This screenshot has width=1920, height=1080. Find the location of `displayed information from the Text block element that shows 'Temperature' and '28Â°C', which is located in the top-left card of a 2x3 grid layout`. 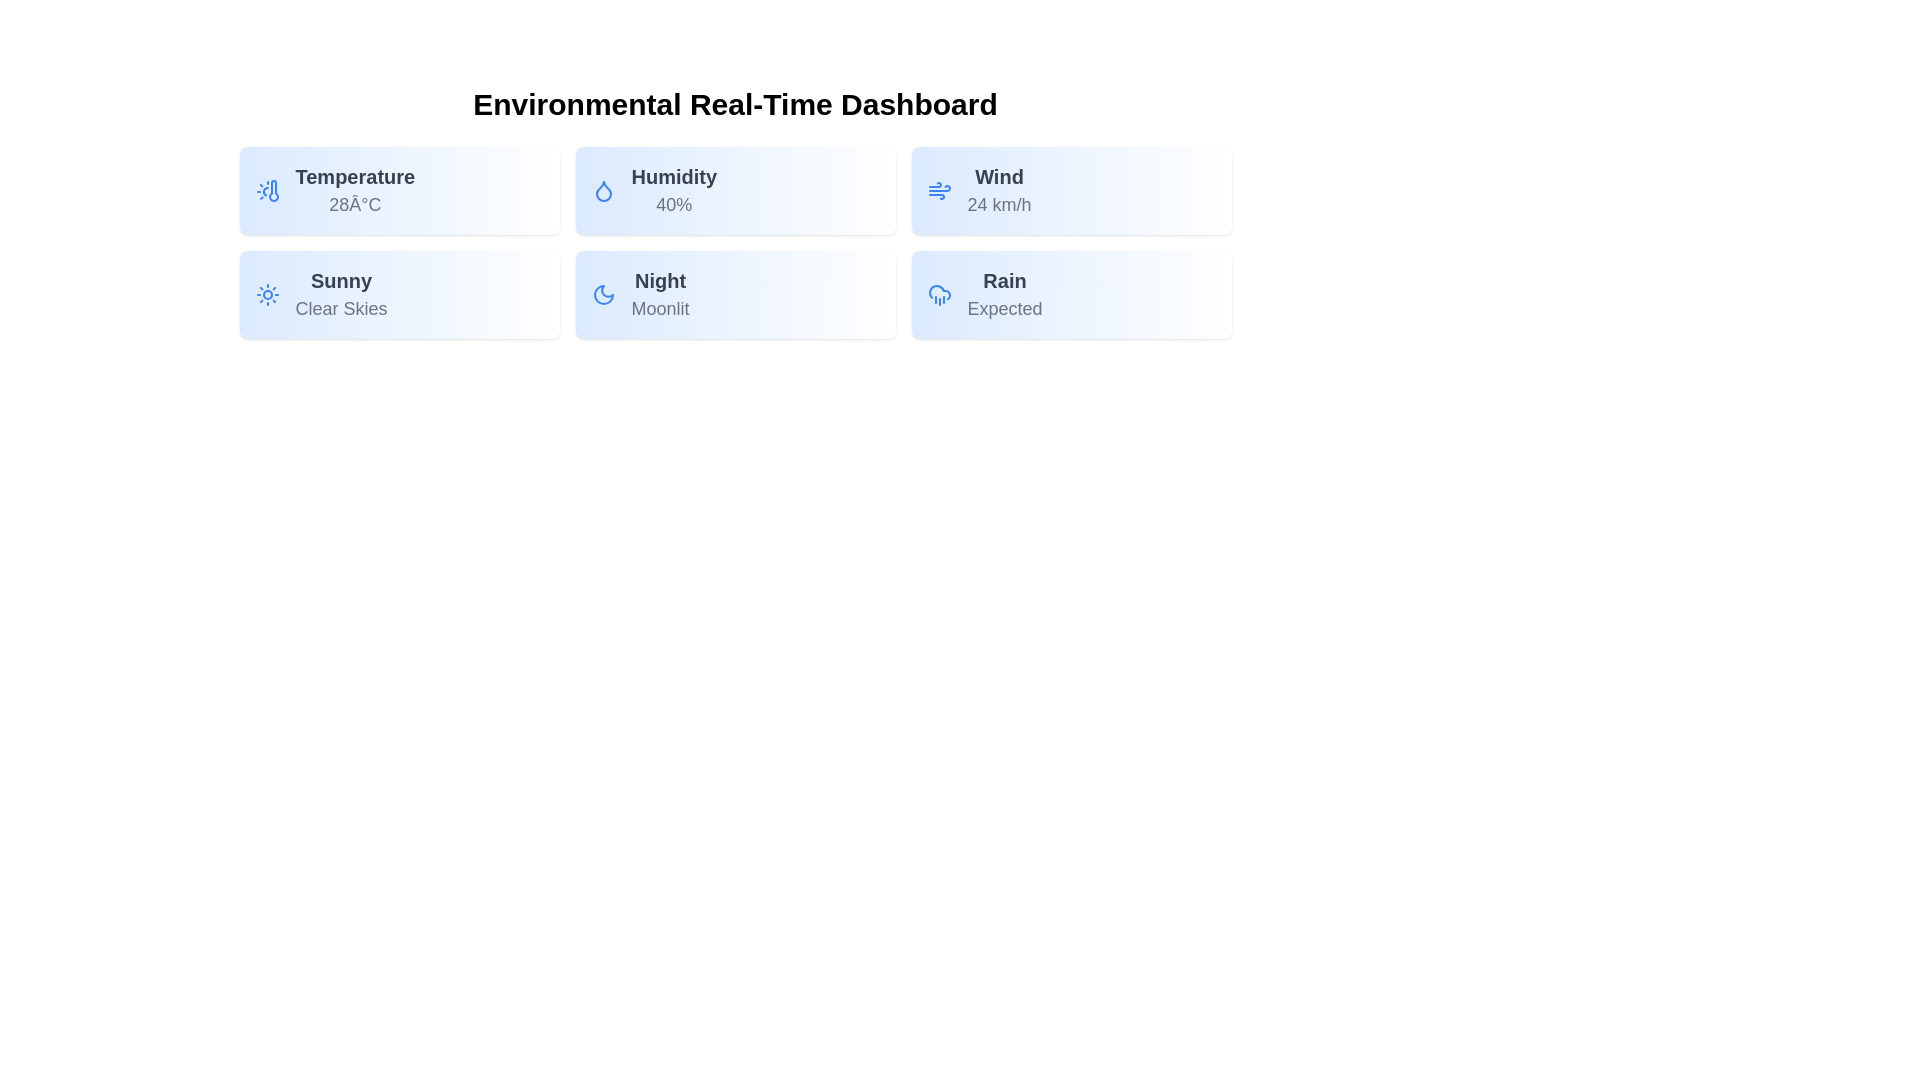

displayed information from the Text block element that shows 'Temperature' and '28Â°C', which is located in the top-left card of a 2x3 grid layout is located at coordinates (355, 191).